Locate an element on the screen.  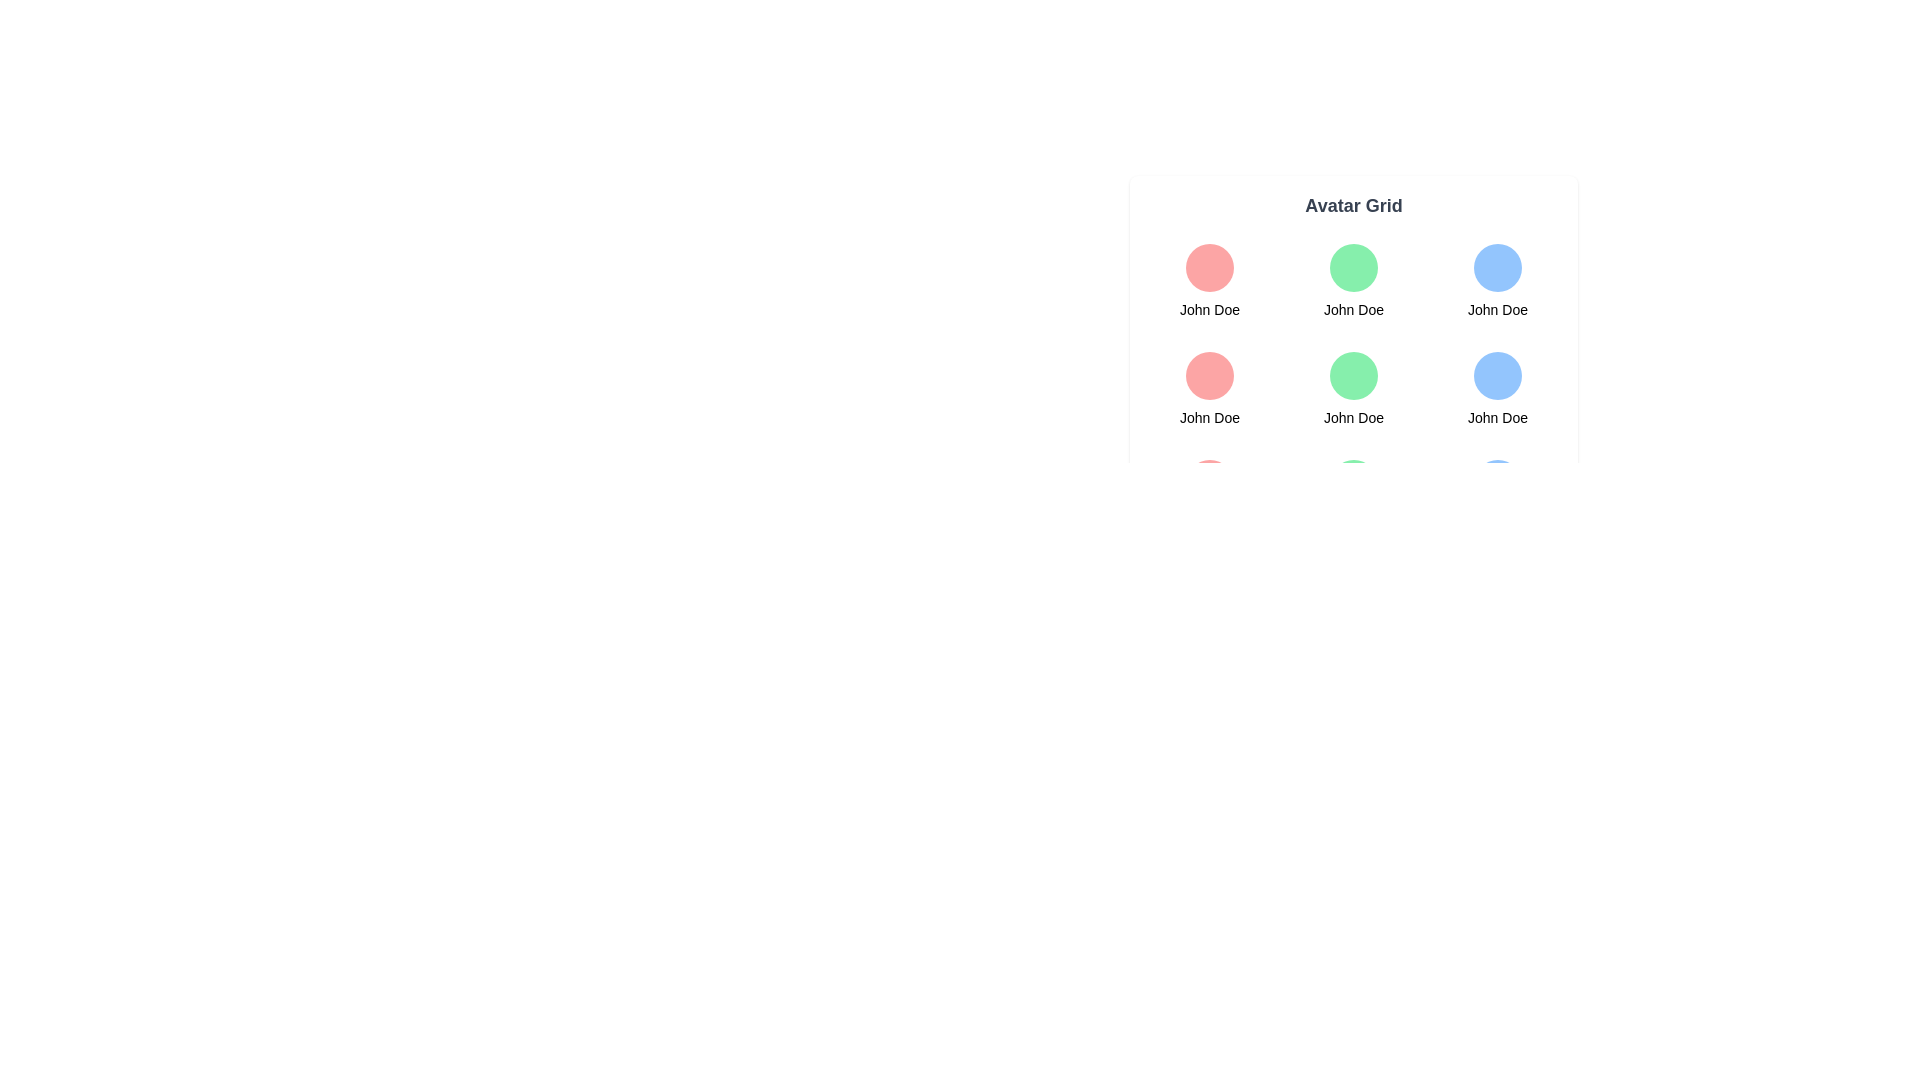
the Avatar element displaying the user profile for 'John Doe' located in the first row and third column of a 3x3 grid layout is located at coordinates (1497, 281).